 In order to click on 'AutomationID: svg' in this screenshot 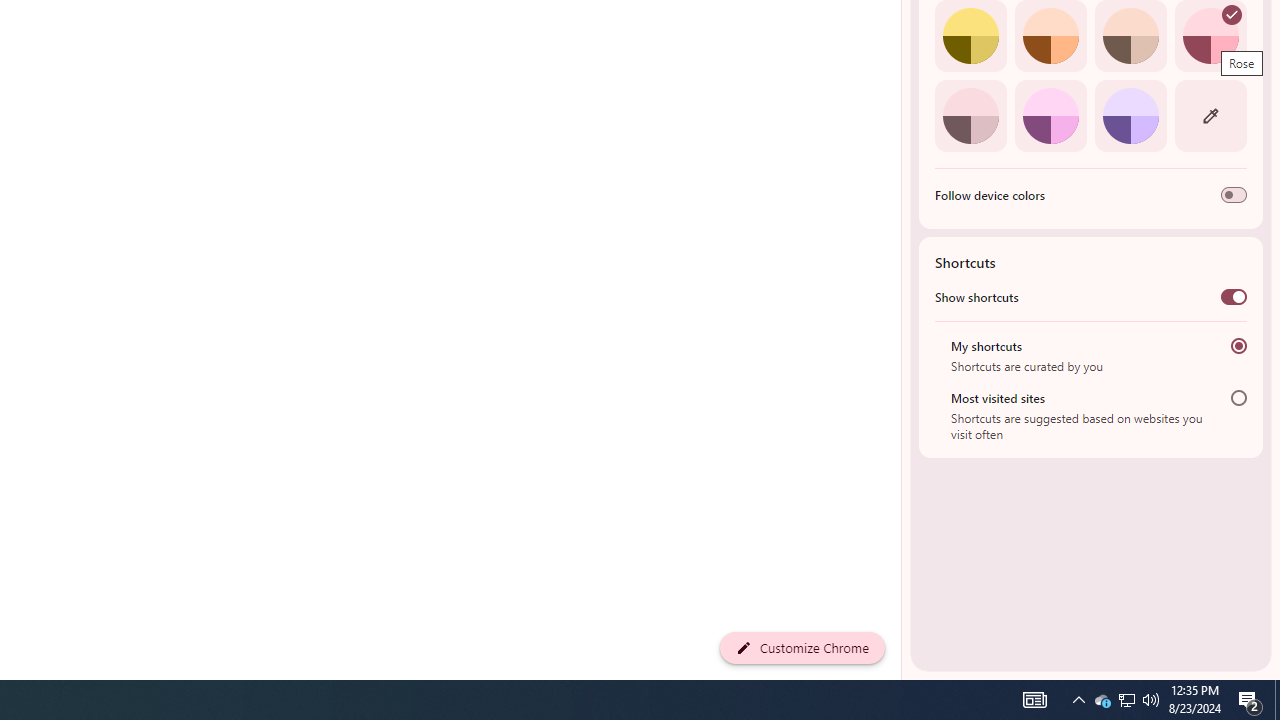, I will do `click(1231, 15)`.